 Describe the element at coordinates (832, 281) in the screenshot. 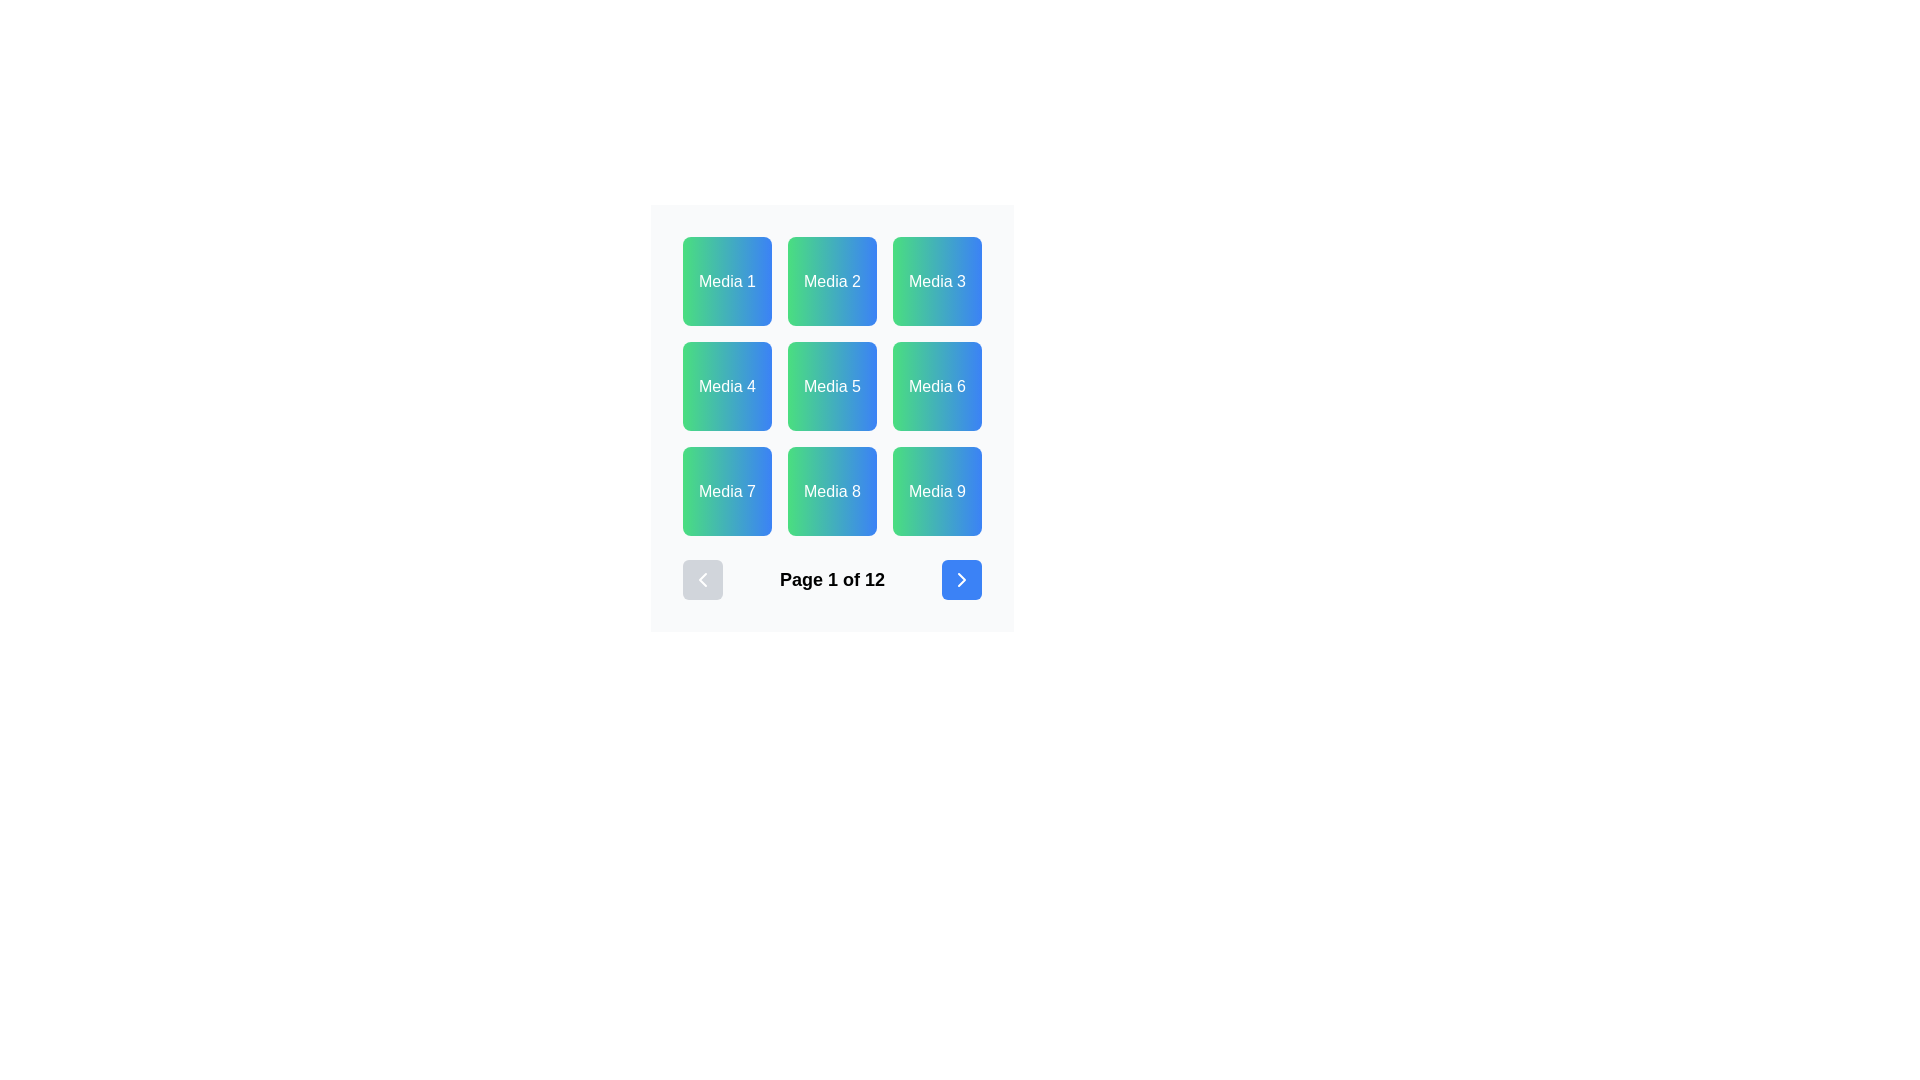

I see `the static label or display card located in the top row of a 3x3 grid, positioned between 'Media 1' and 'Media 3'` at that location.